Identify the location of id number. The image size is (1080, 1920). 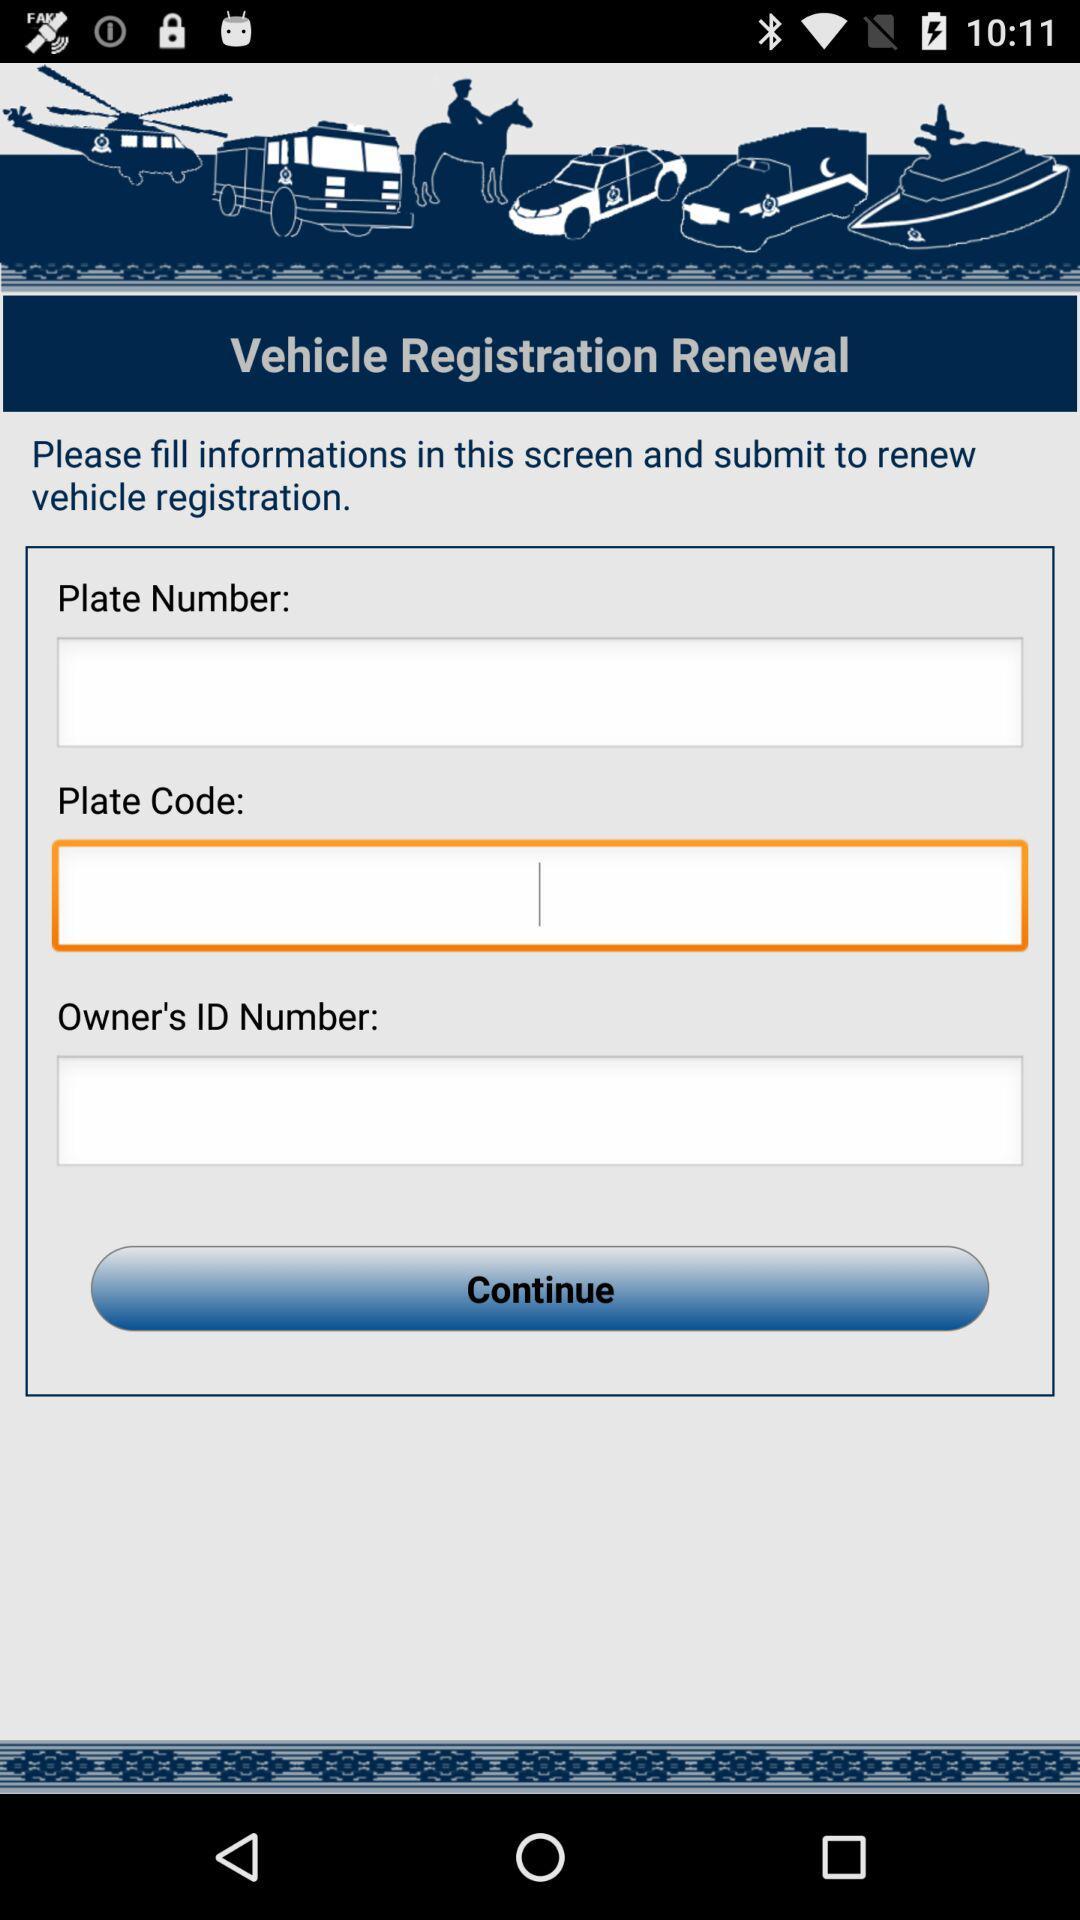
(540, 1115).